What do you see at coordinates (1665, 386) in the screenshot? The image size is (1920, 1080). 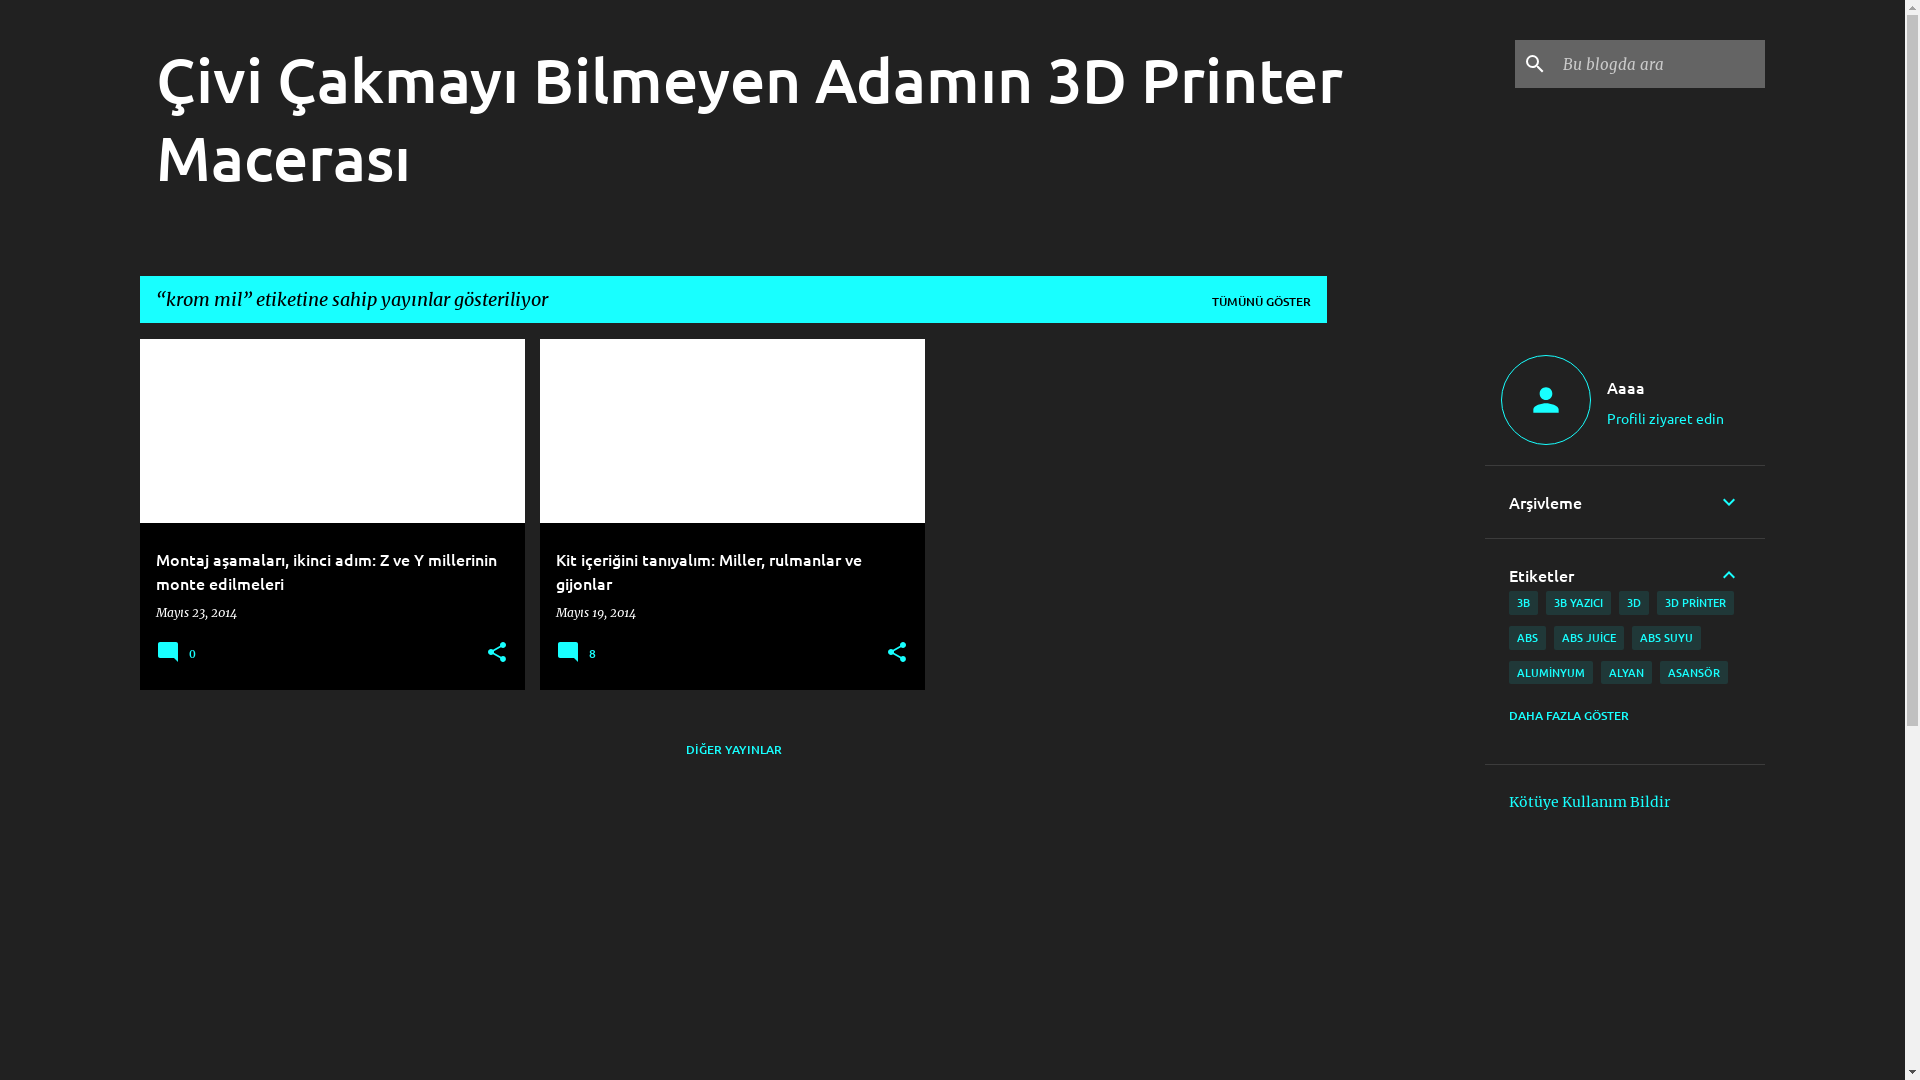 I see `'Aaaa'` at bounding box center [1665, 386].